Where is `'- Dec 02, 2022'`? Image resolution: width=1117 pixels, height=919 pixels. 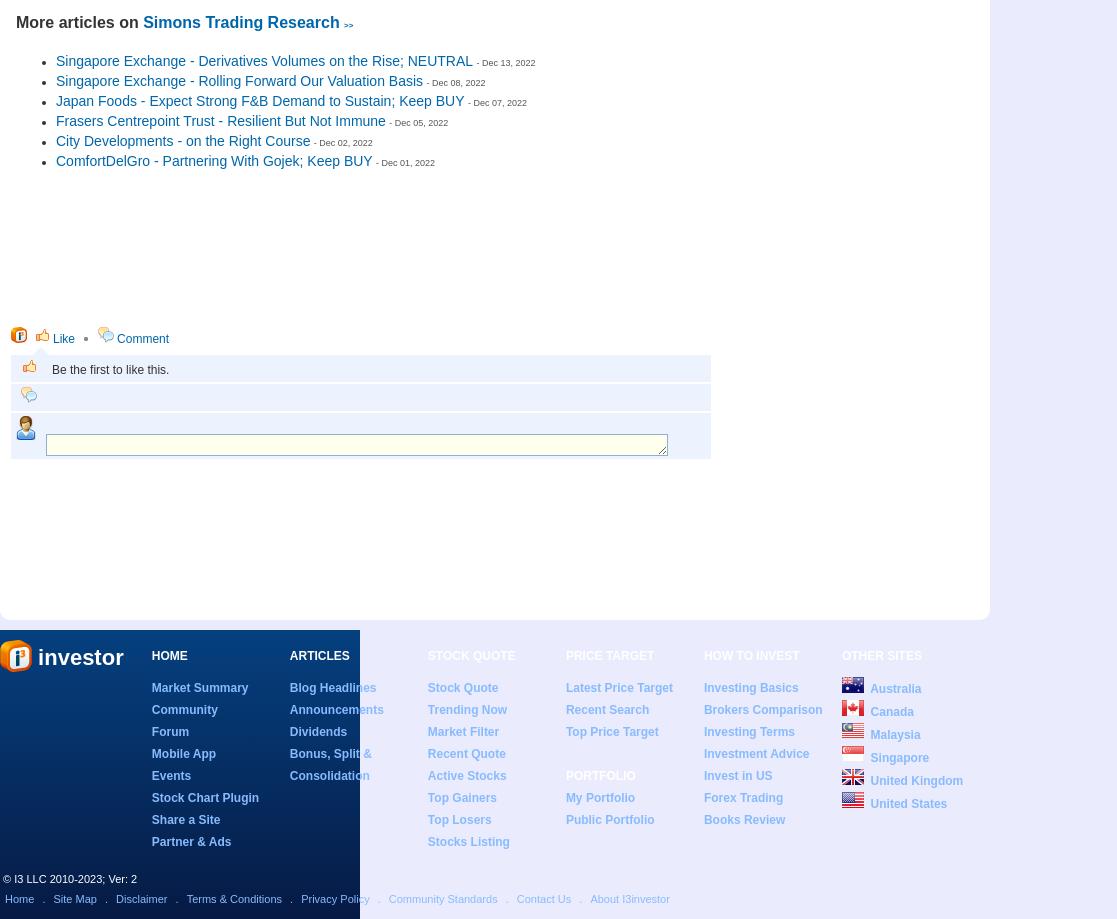
'- Dec 02, 2022' is located at coordinates (341, 140).